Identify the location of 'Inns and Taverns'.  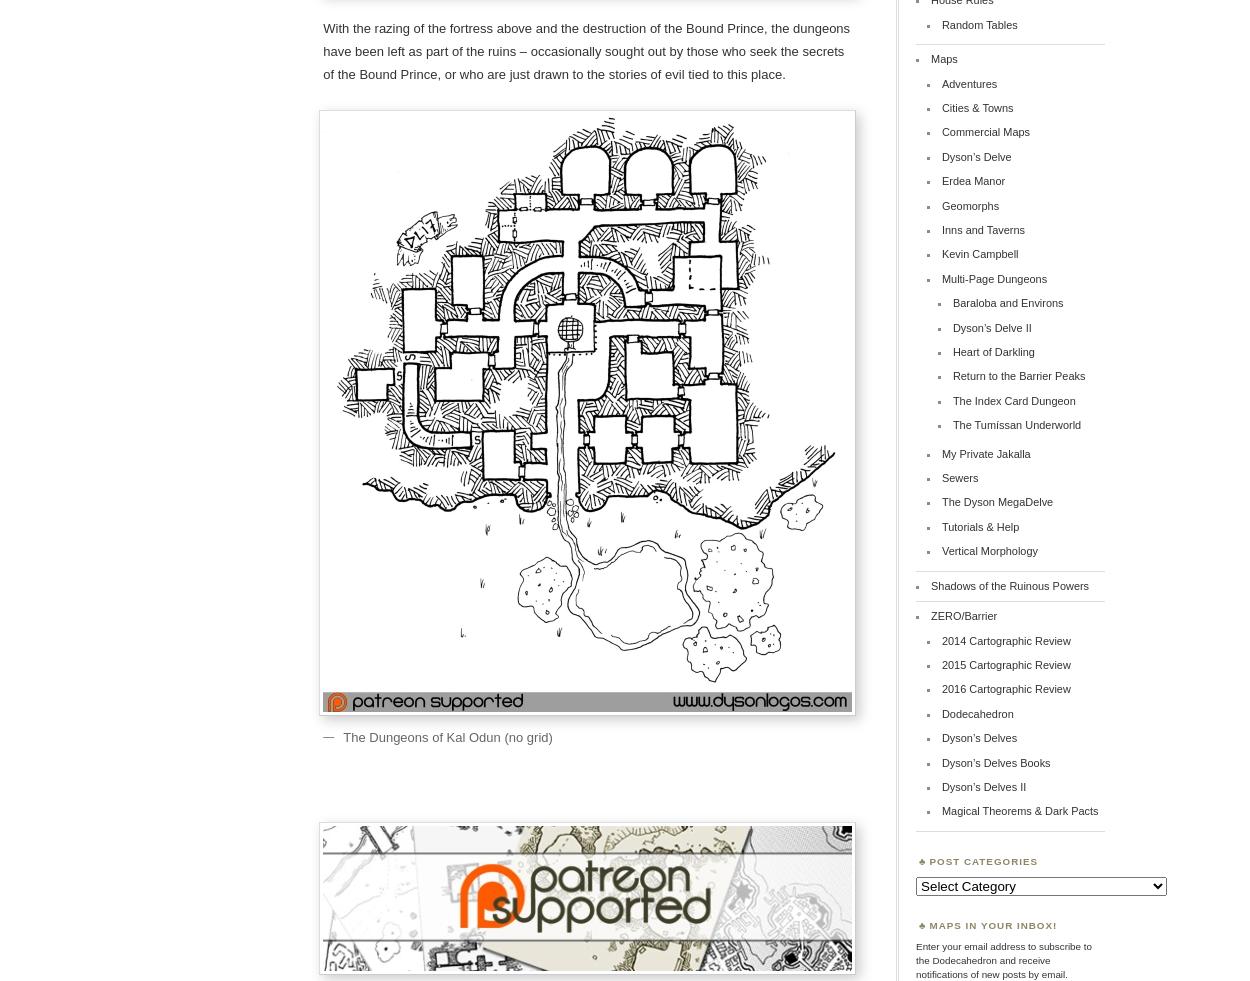
(982, 229).